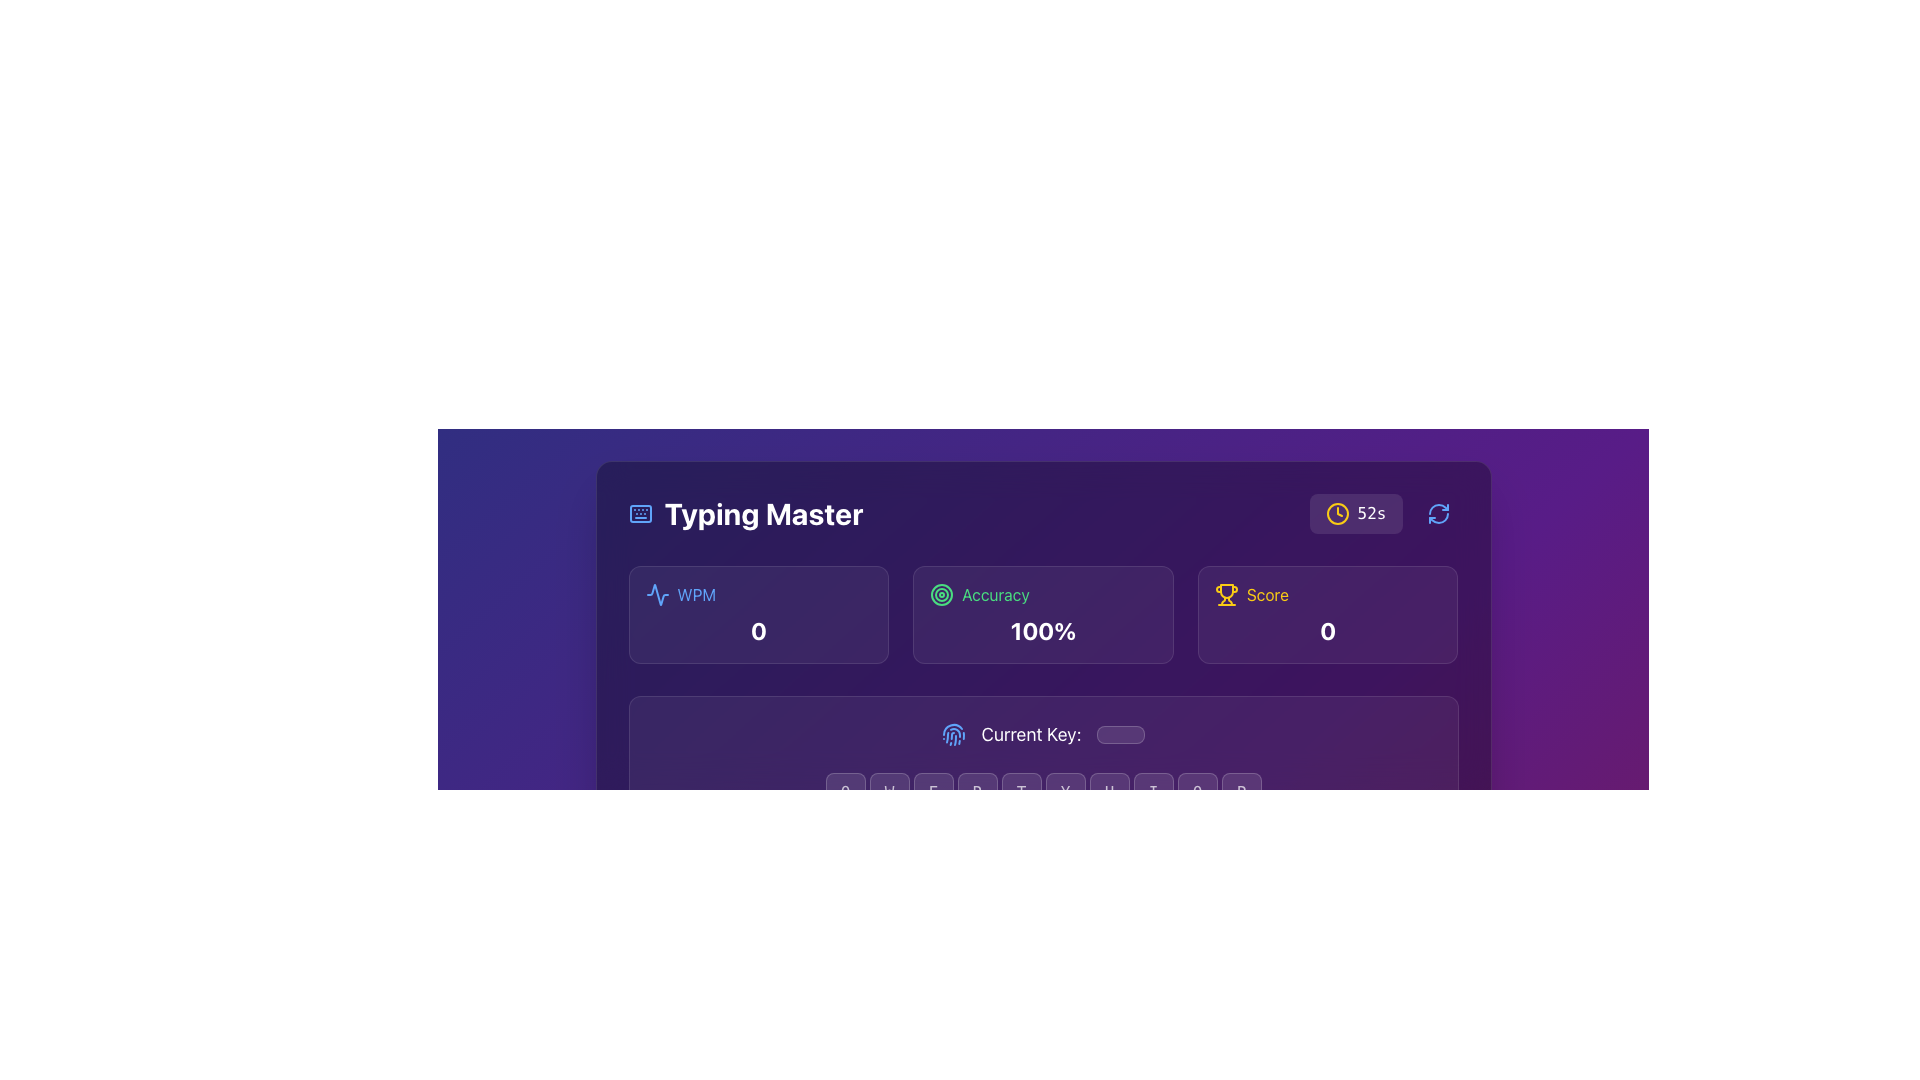 The height and width of the screenshot is (1080, 1920). What do you see at coordinates (952, 735) in the screenshot?
I see `the fingerprint icon, which is styled in blue and located to the left of the text labeled 'Current Key:'` at bounding box center [952, 735].